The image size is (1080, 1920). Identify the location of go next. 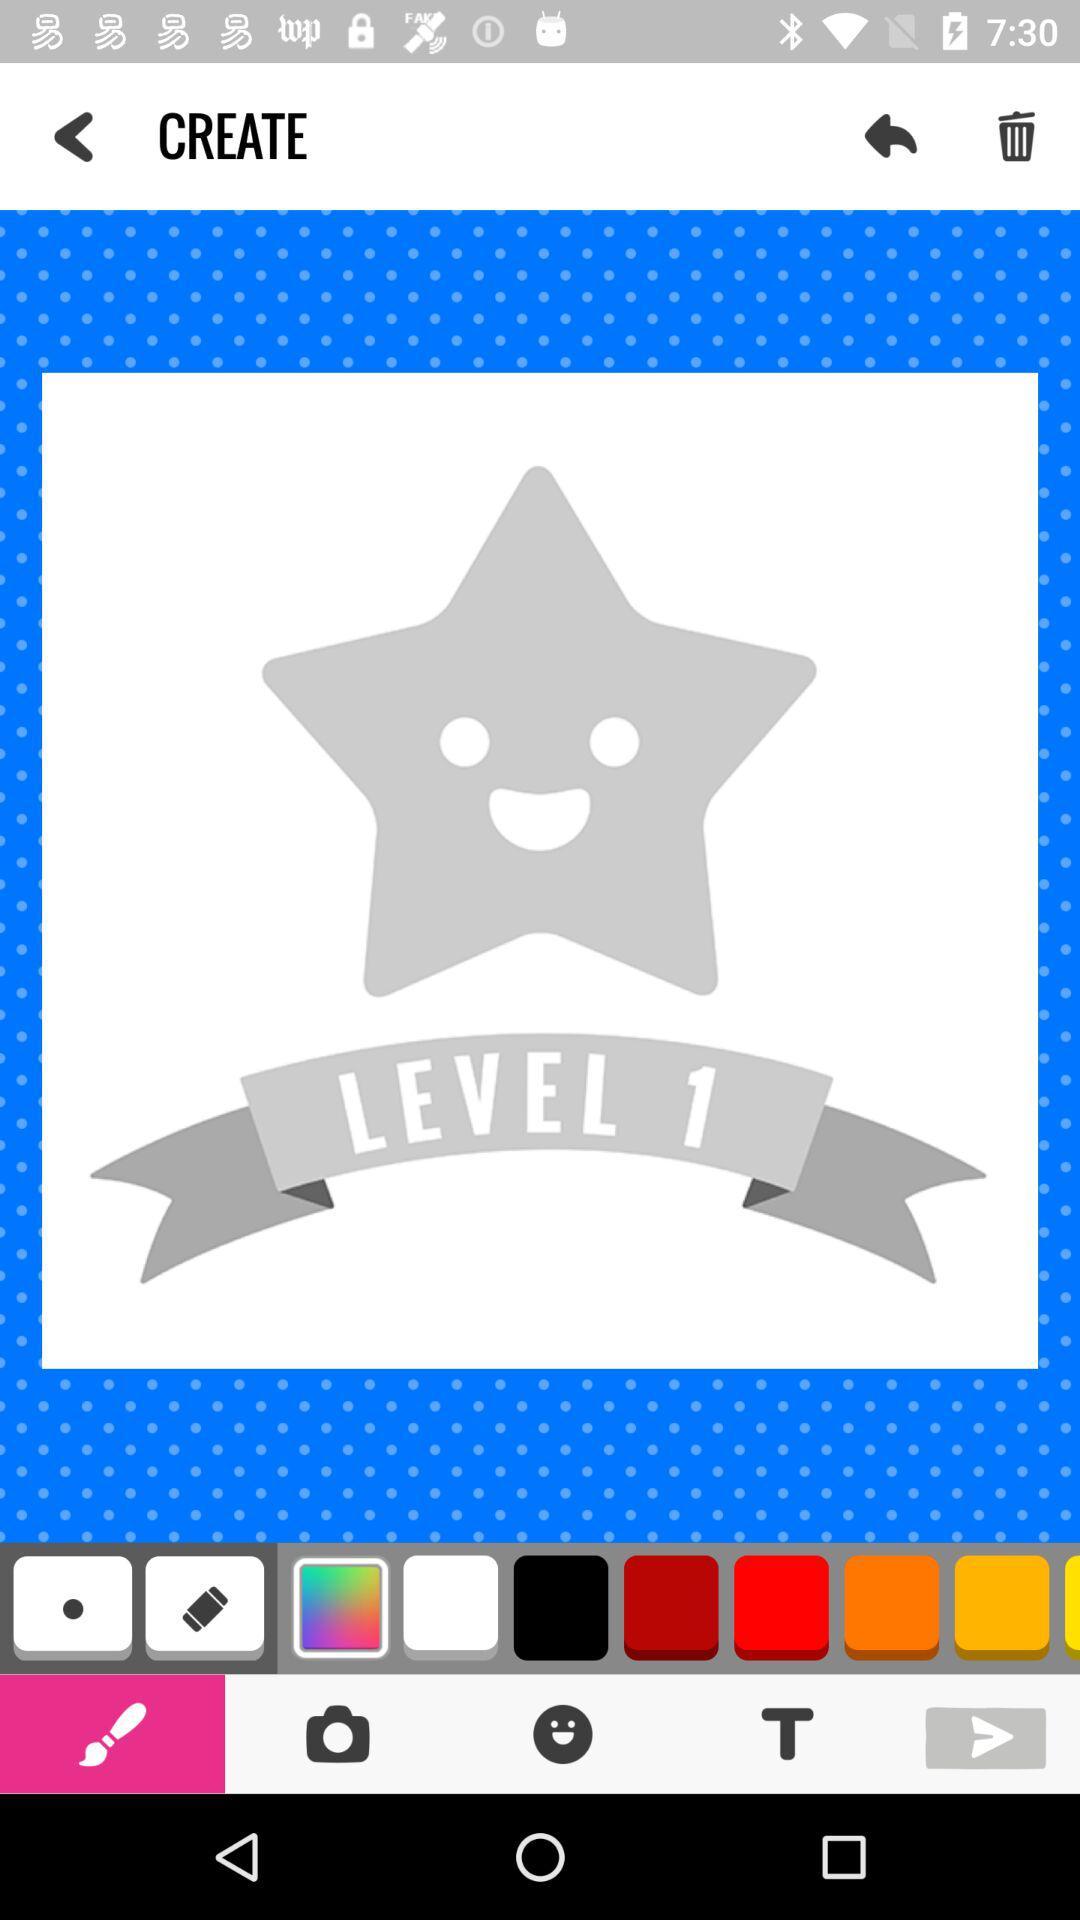
(990, 1732).